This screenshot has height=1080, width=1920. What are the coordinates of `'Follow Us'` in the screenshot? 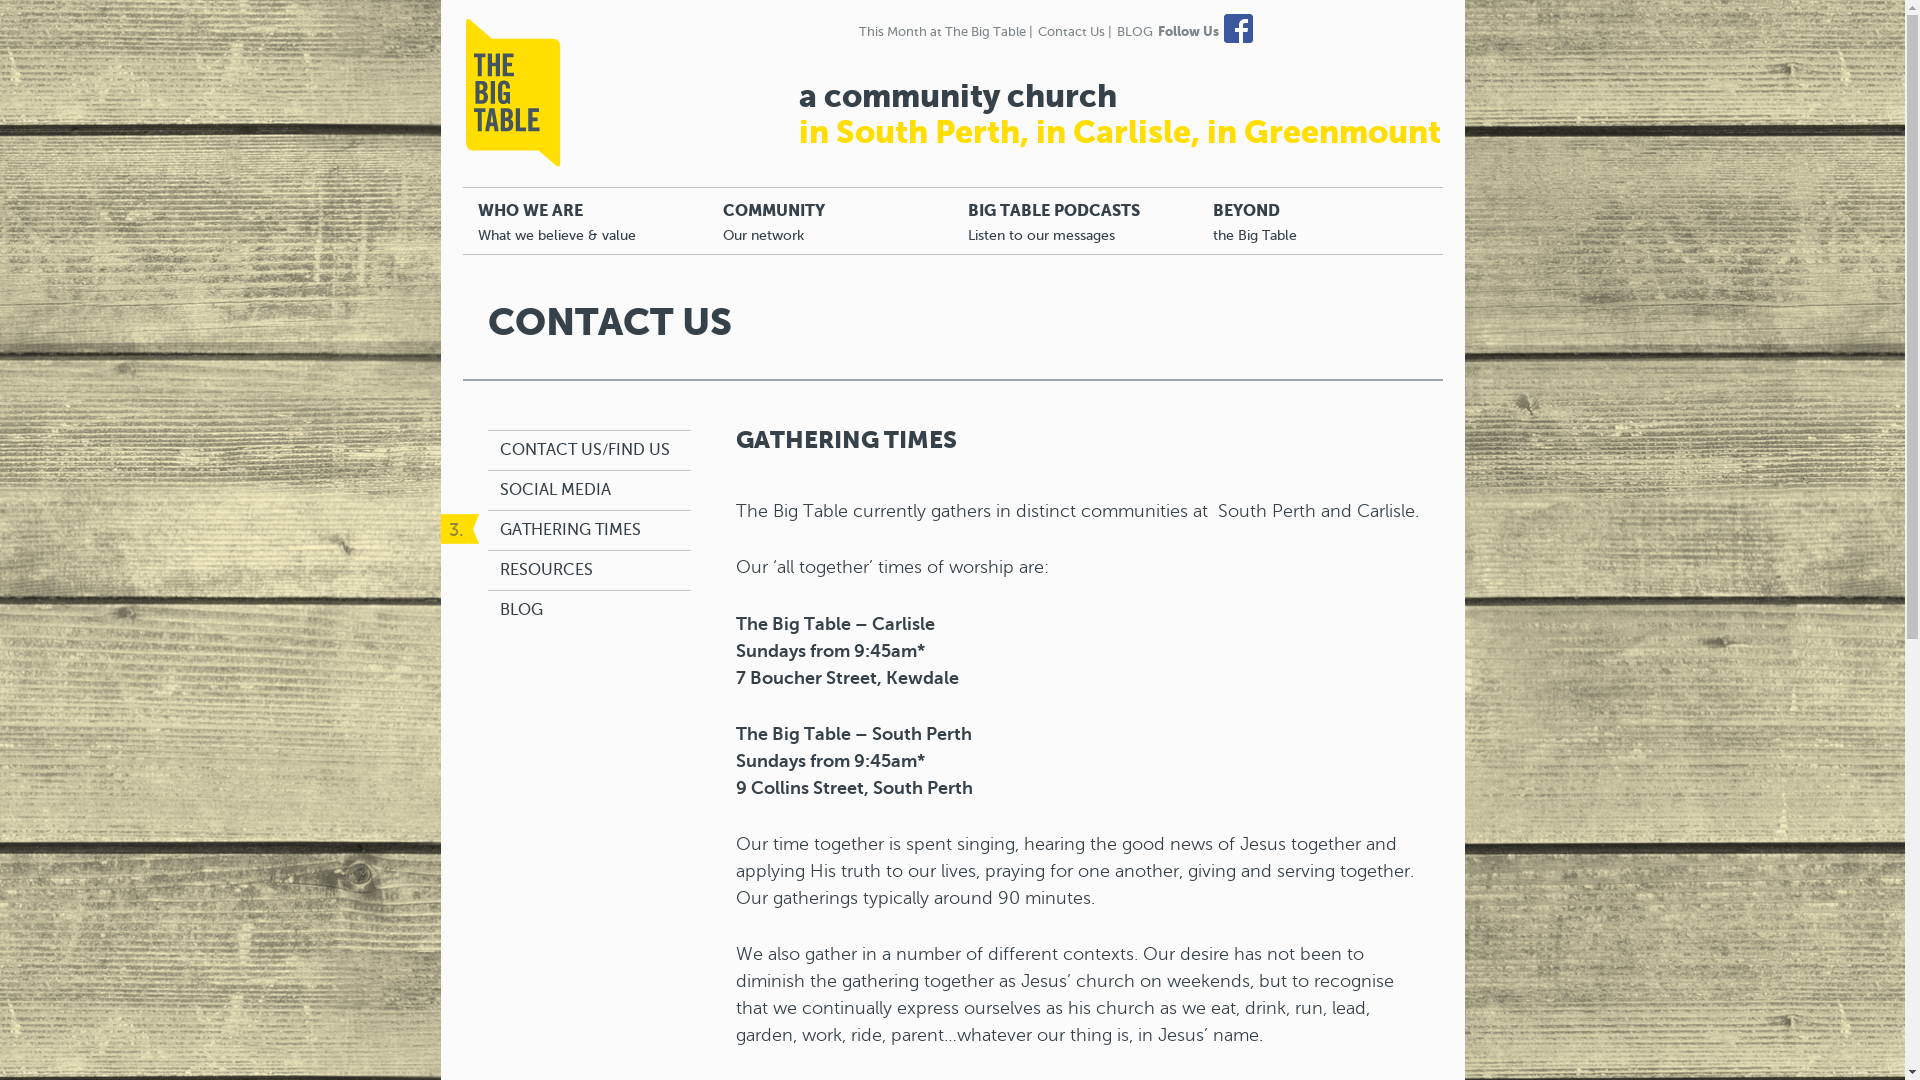 It's located at (1188, 31).